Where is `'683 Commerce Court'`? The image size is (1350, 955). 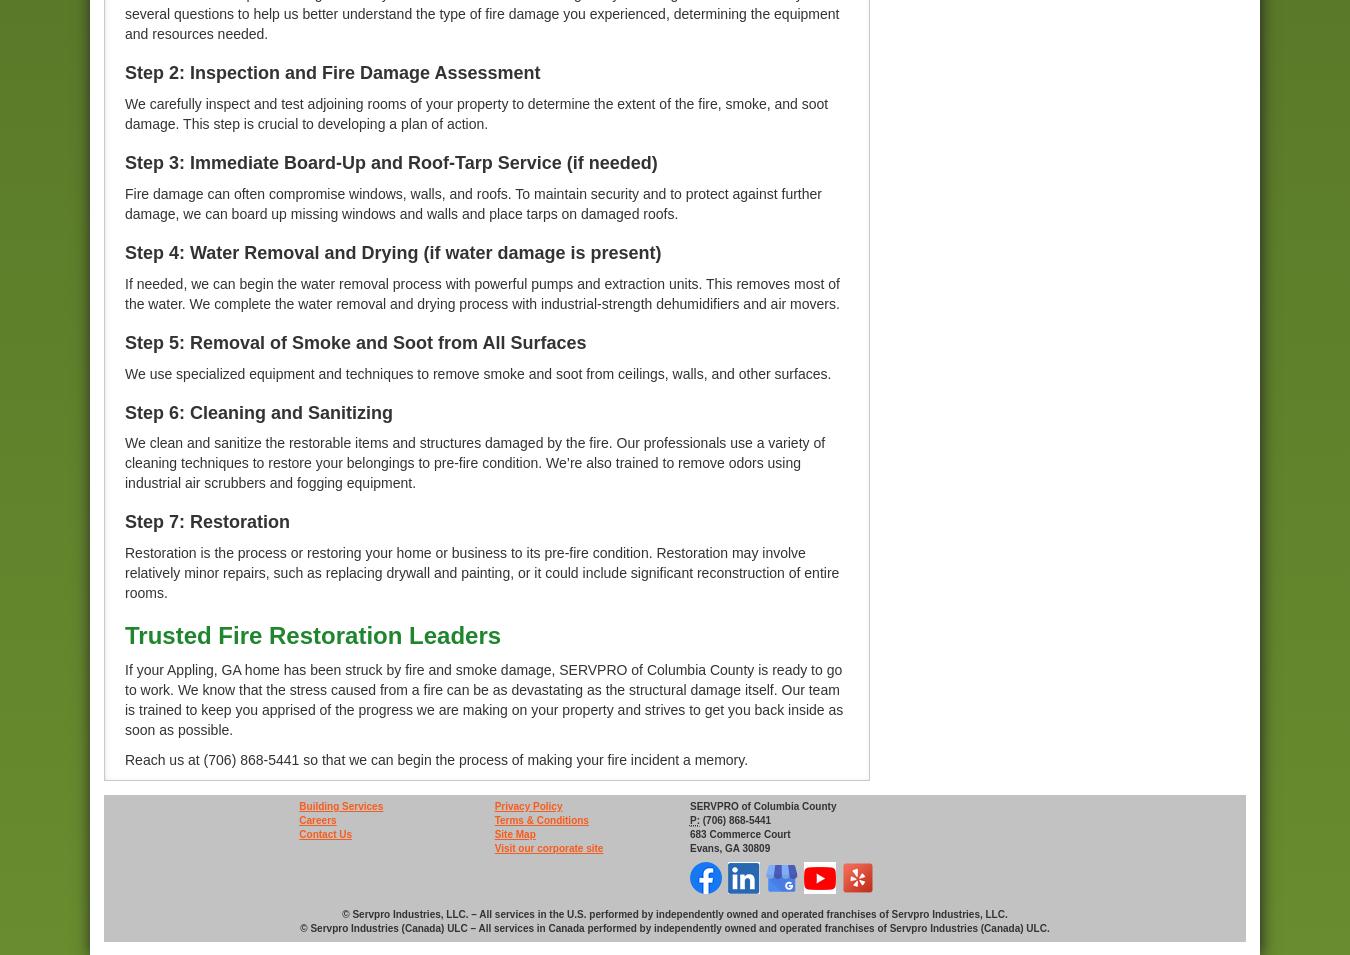
'683 Commerce Court' is located at coordinates (738, 834).